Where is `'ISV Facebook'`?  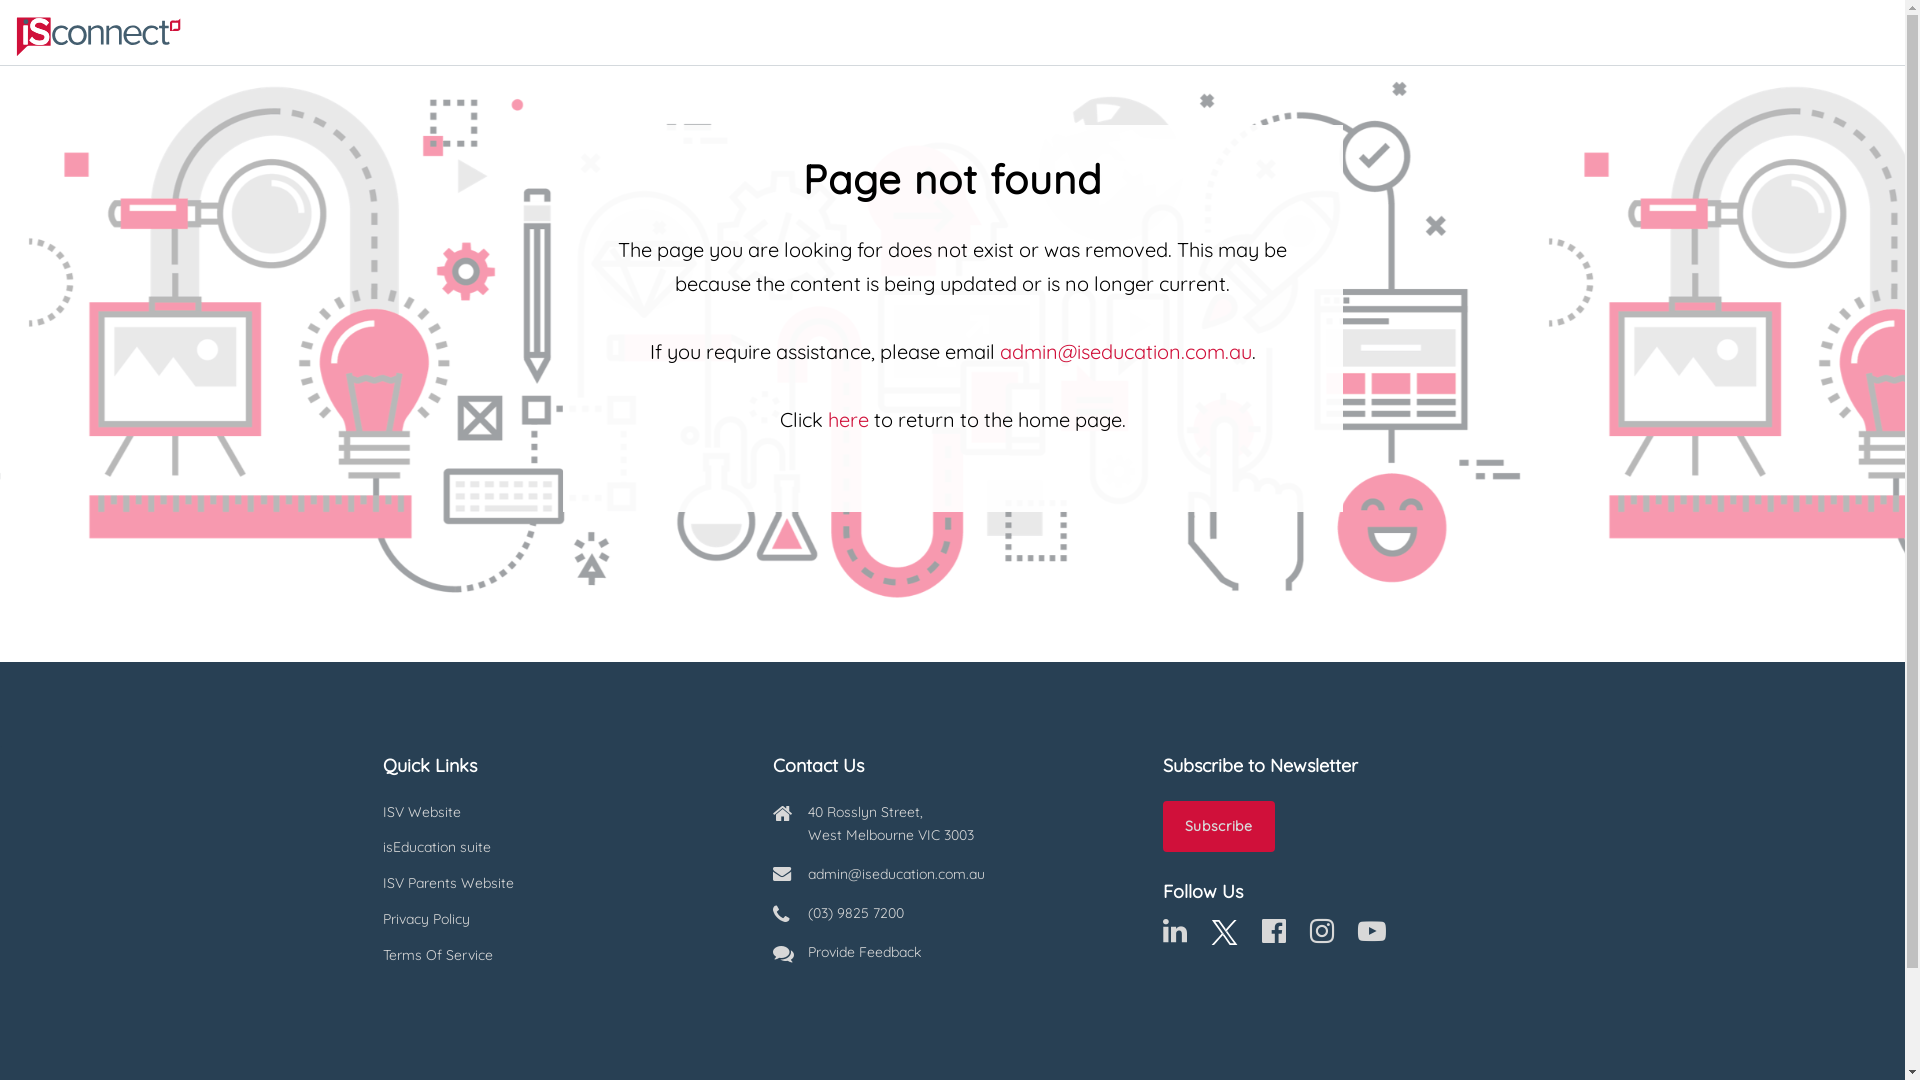
'ISV Facebook' is located at coordinates (1272, 936).